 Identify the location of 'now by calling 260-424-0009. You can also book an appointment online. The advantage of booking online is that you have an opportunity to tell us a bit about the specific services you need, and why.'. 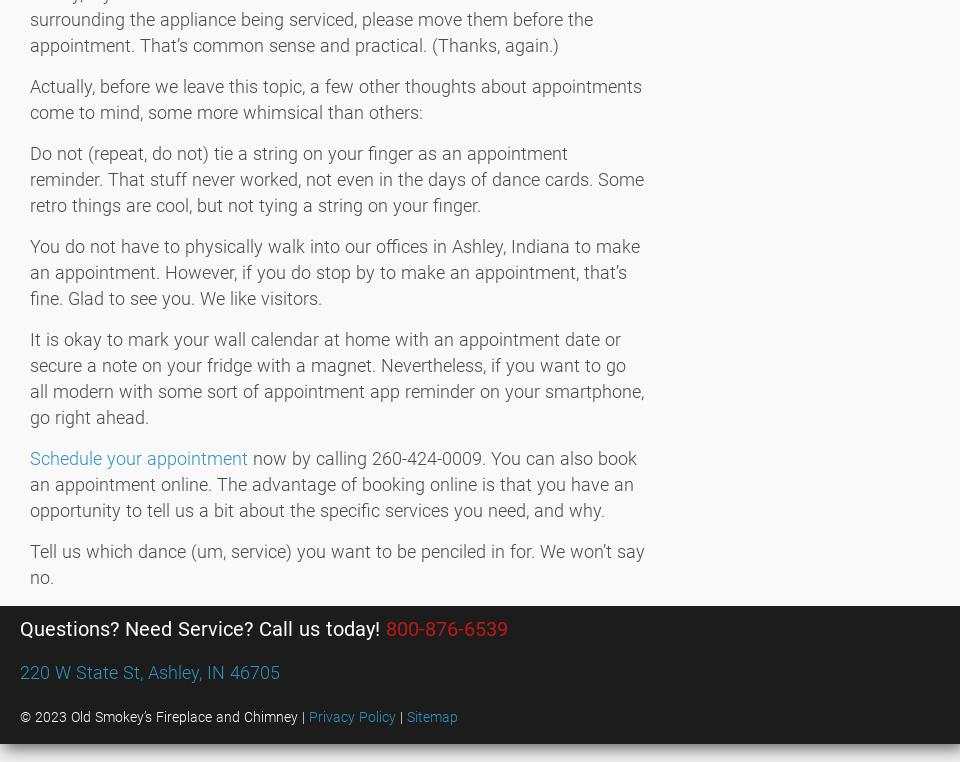
(333, 484).